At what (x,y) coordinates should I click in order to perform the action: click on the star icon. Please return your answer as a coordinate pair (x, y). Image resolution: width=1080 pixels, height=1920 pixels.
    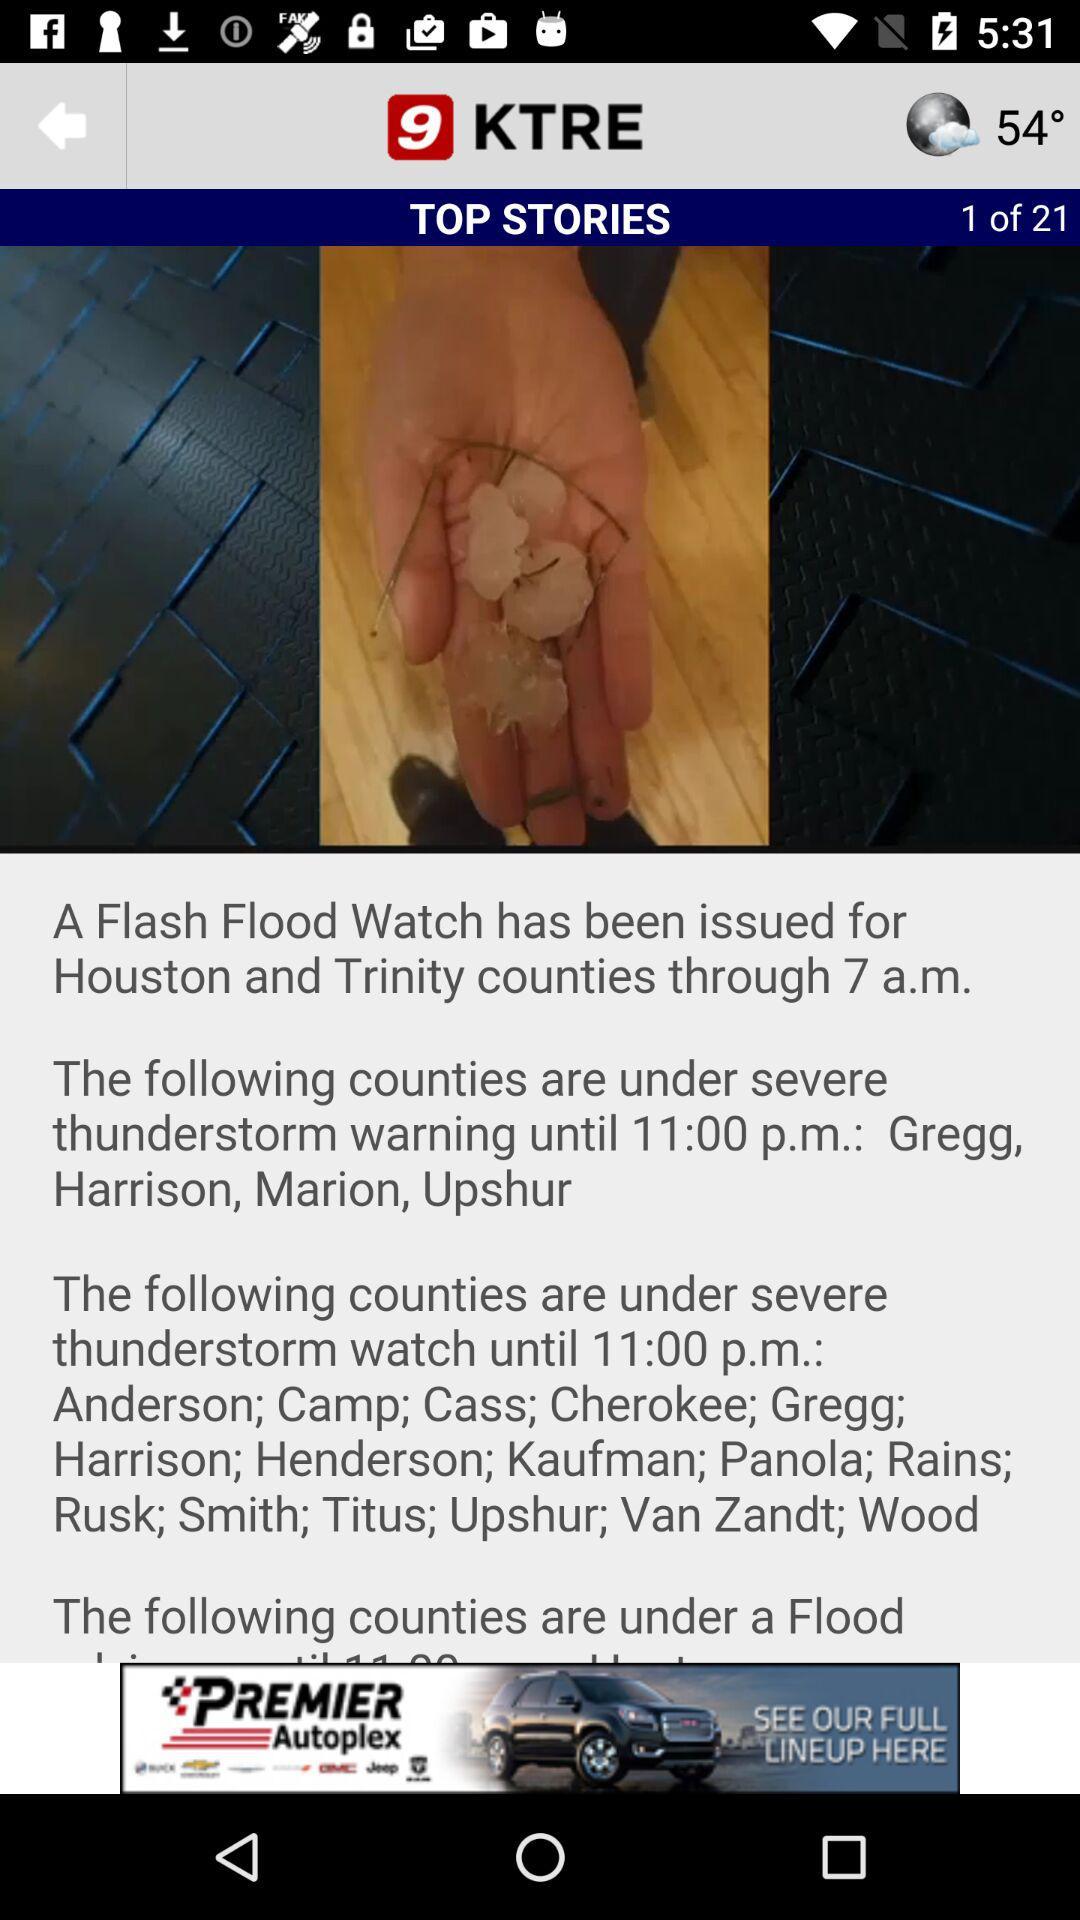
    Looking at the image, I should click on (983, 124).